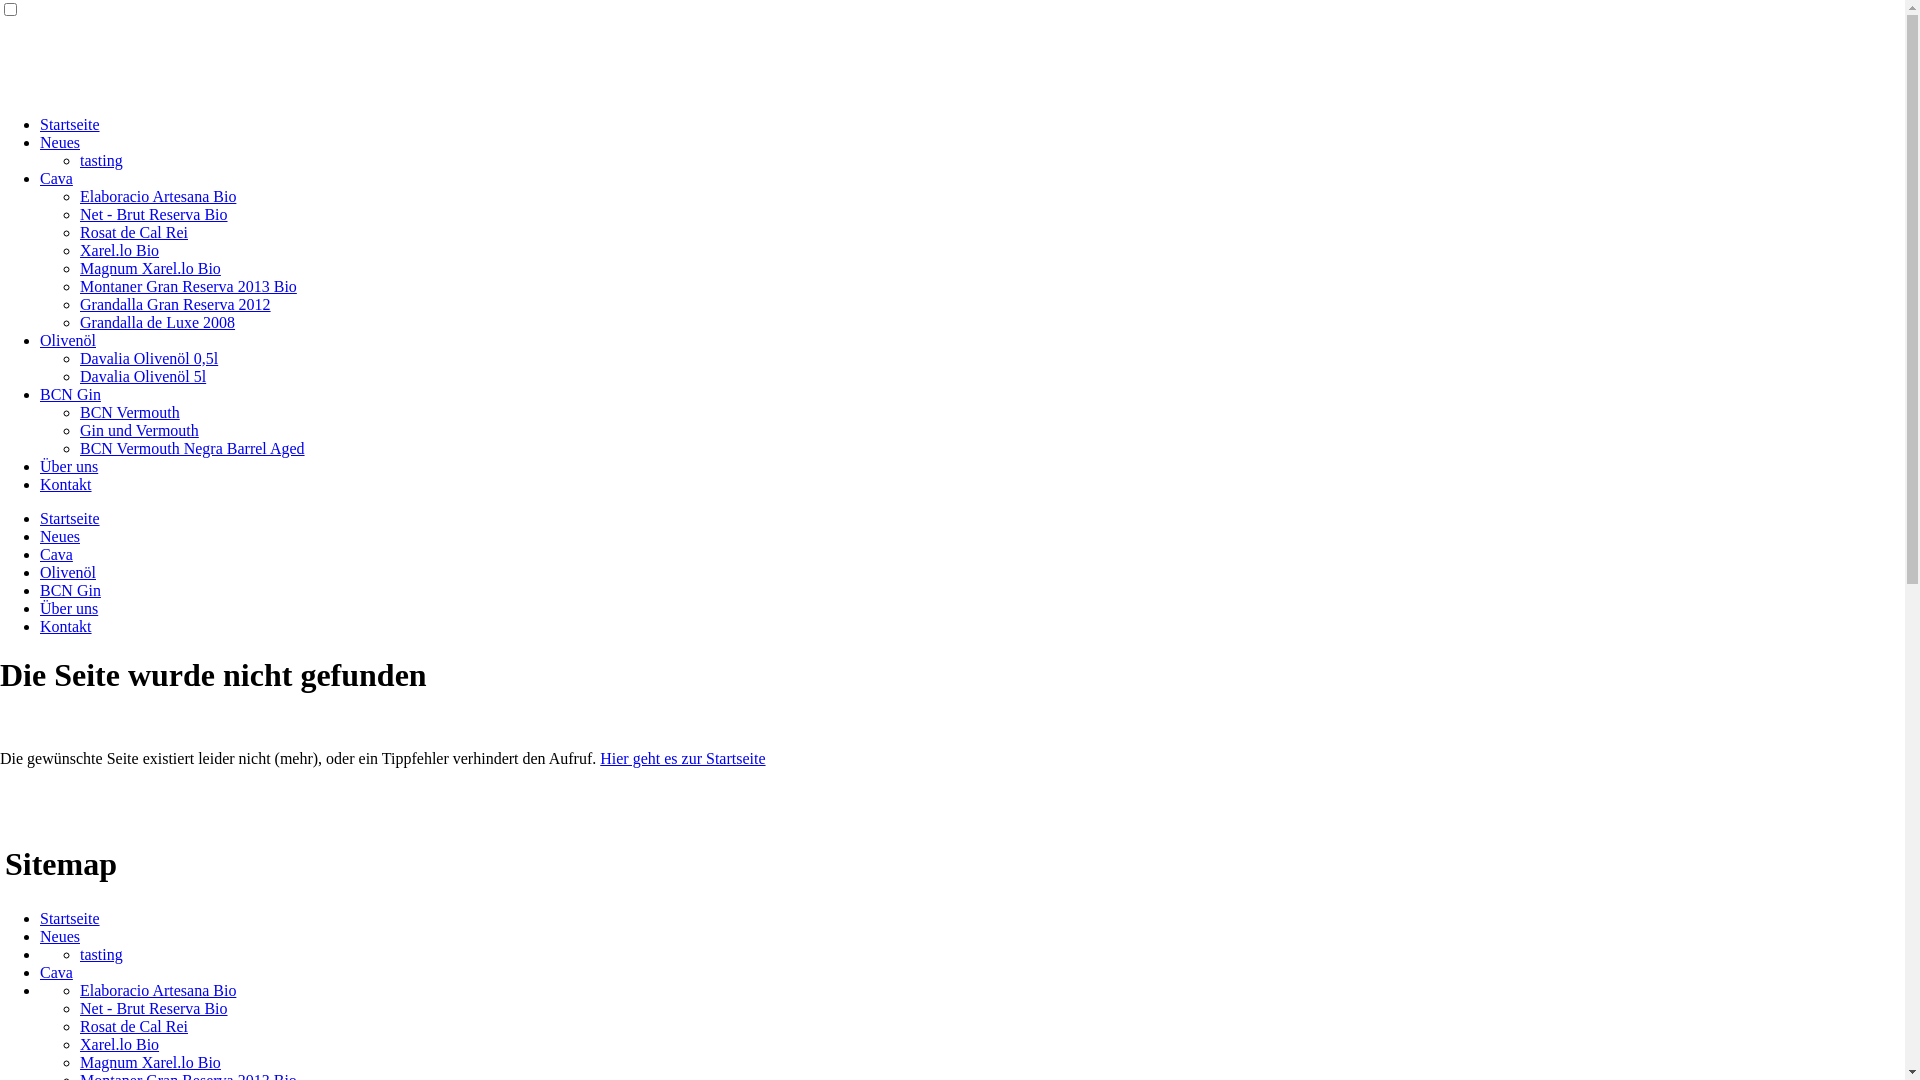 The image size is (1920, 1080). I want to click on 'Startseite', so click(39, 517).